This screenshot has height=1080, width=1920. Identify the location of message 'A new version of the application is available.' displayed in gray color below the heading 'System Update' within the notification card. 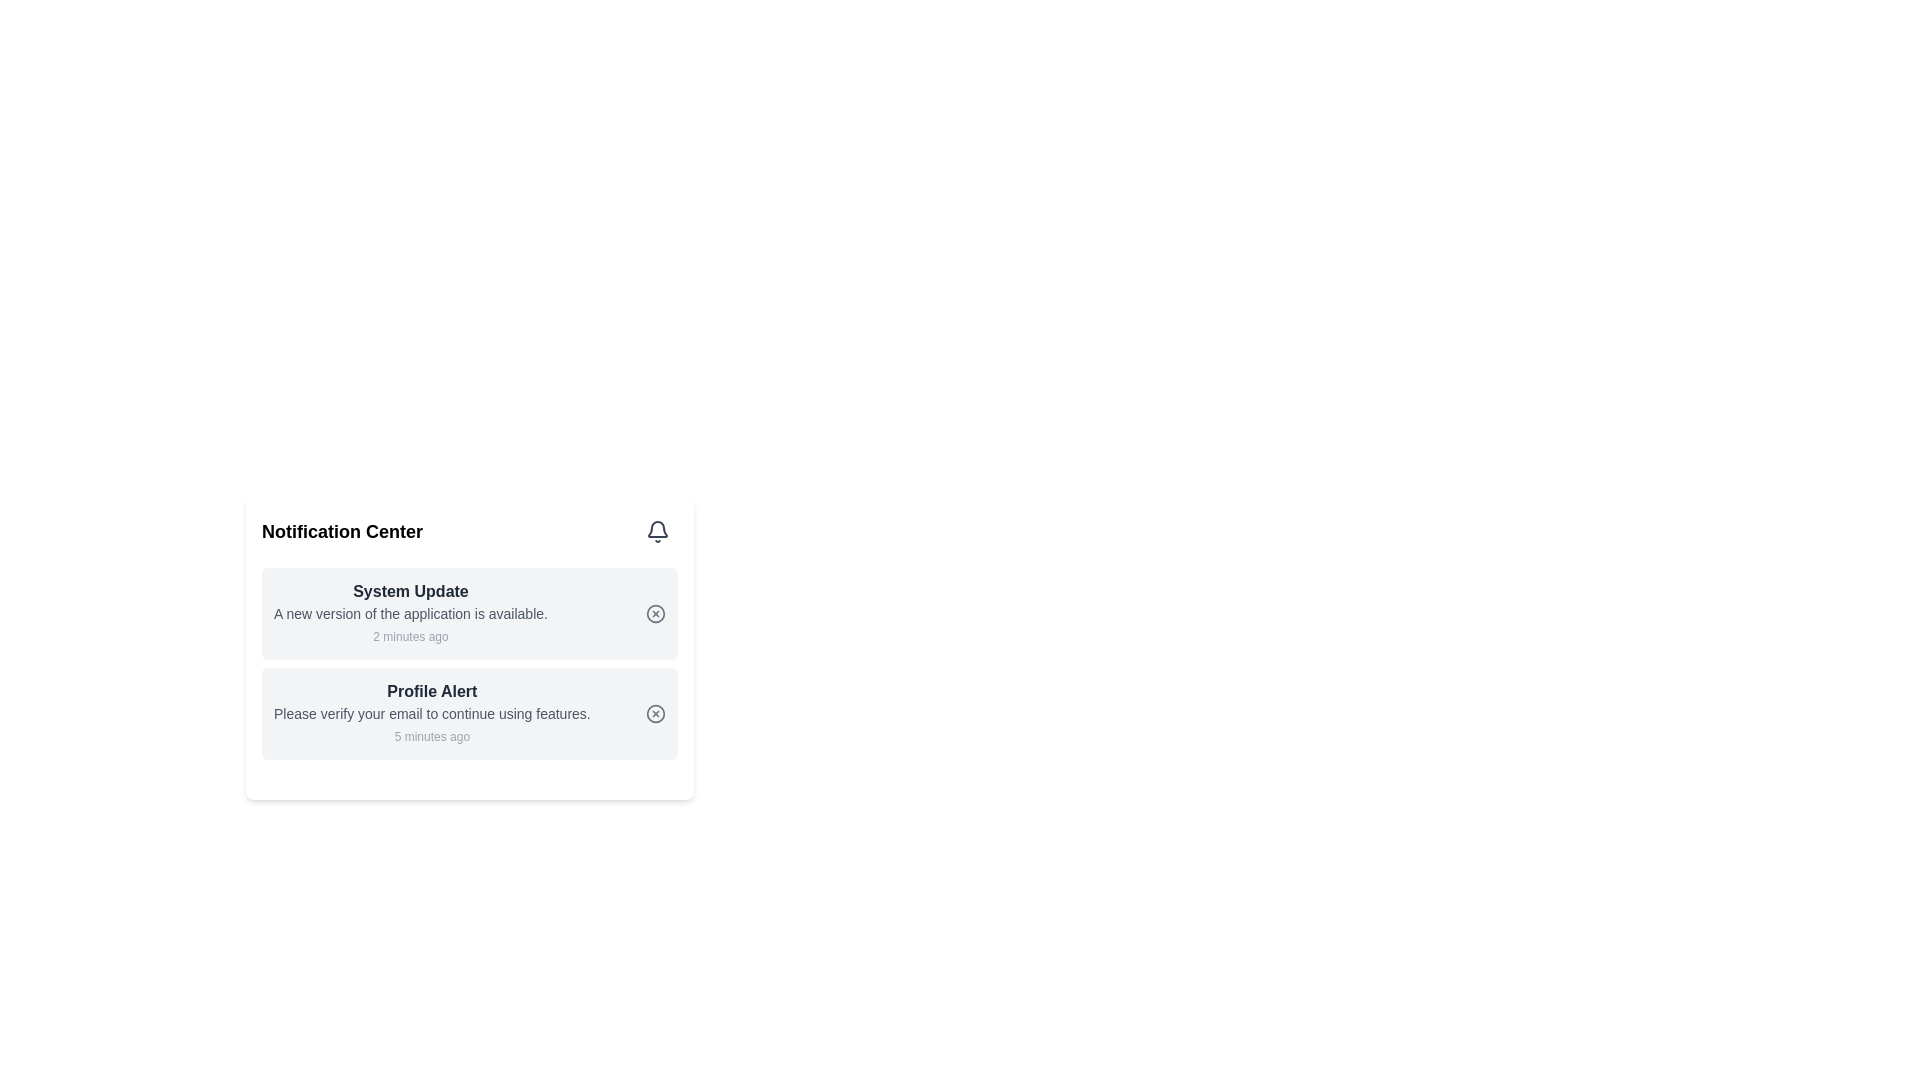
(410, 612).